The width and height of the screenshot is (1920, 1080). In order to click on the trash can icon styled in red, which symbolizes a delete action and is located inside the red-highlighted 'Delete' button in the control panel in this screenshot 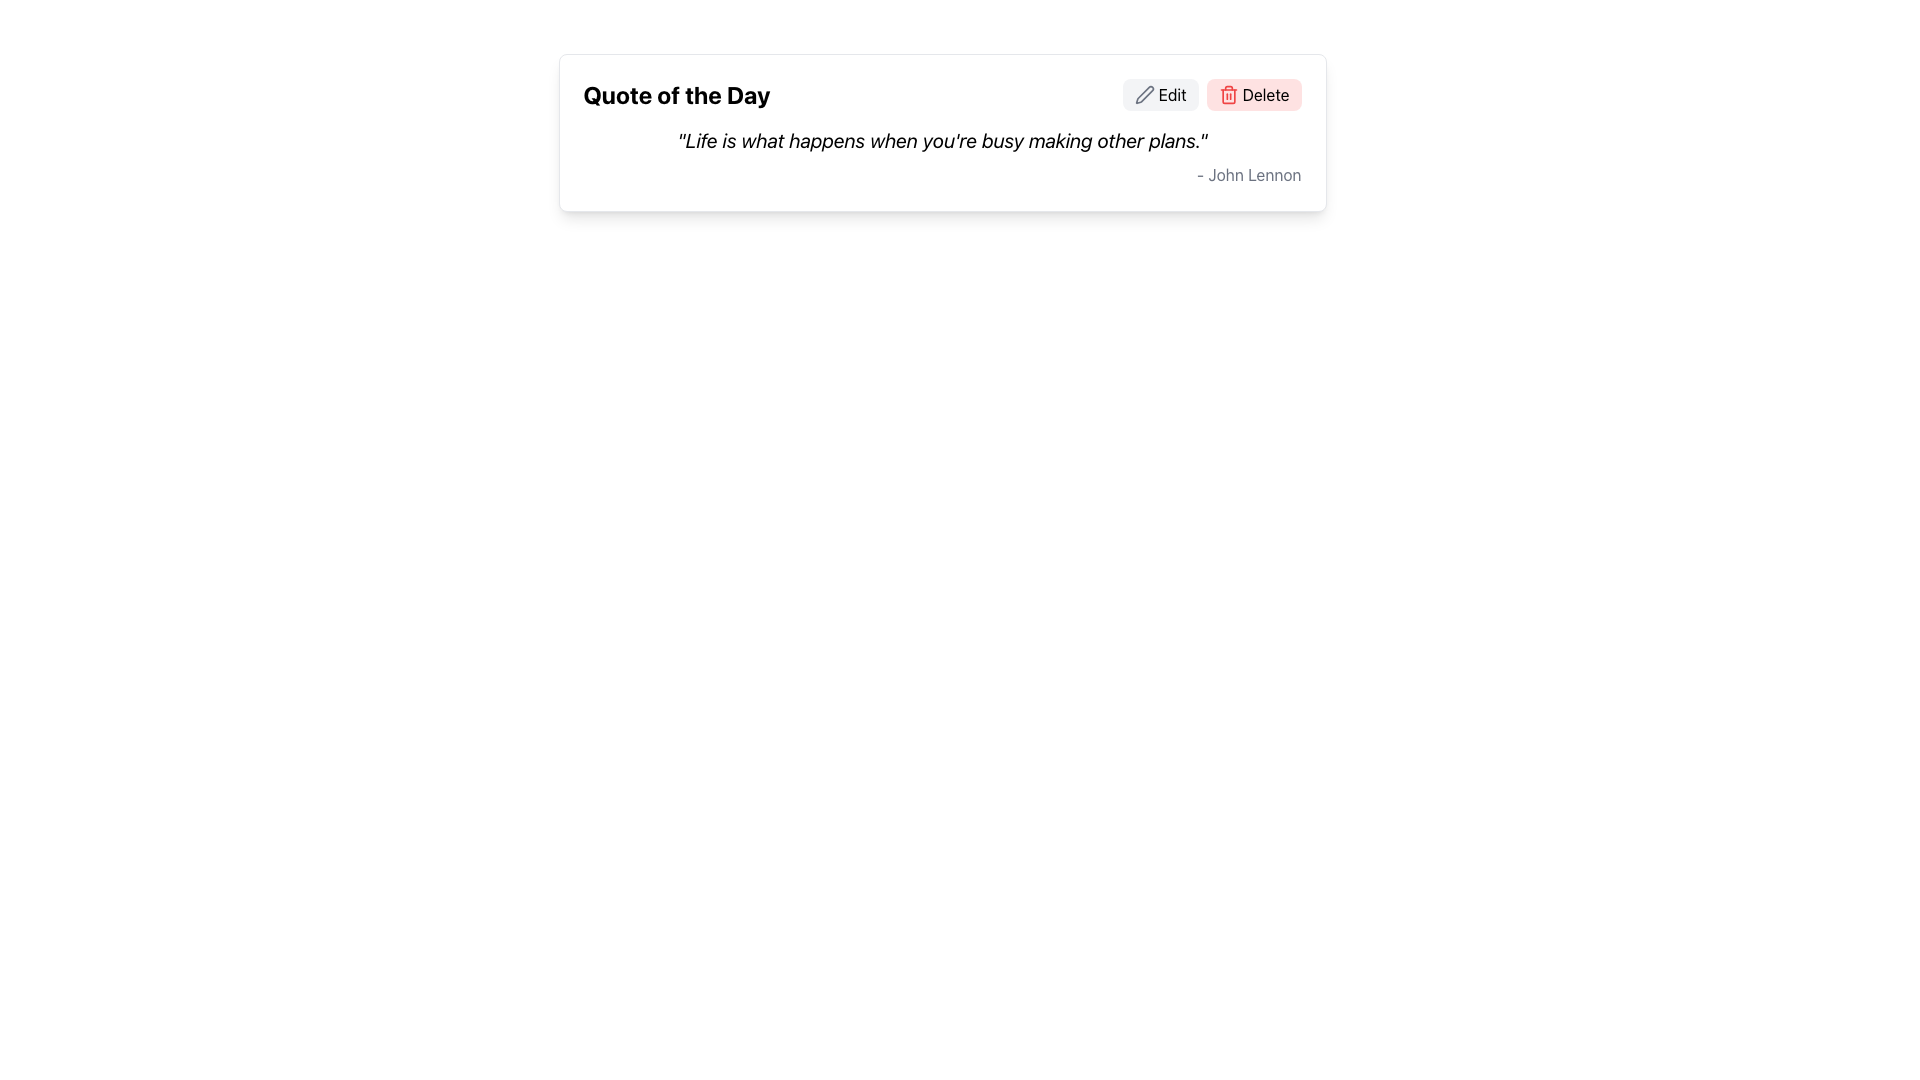, I will do `click(1227, 95)`.